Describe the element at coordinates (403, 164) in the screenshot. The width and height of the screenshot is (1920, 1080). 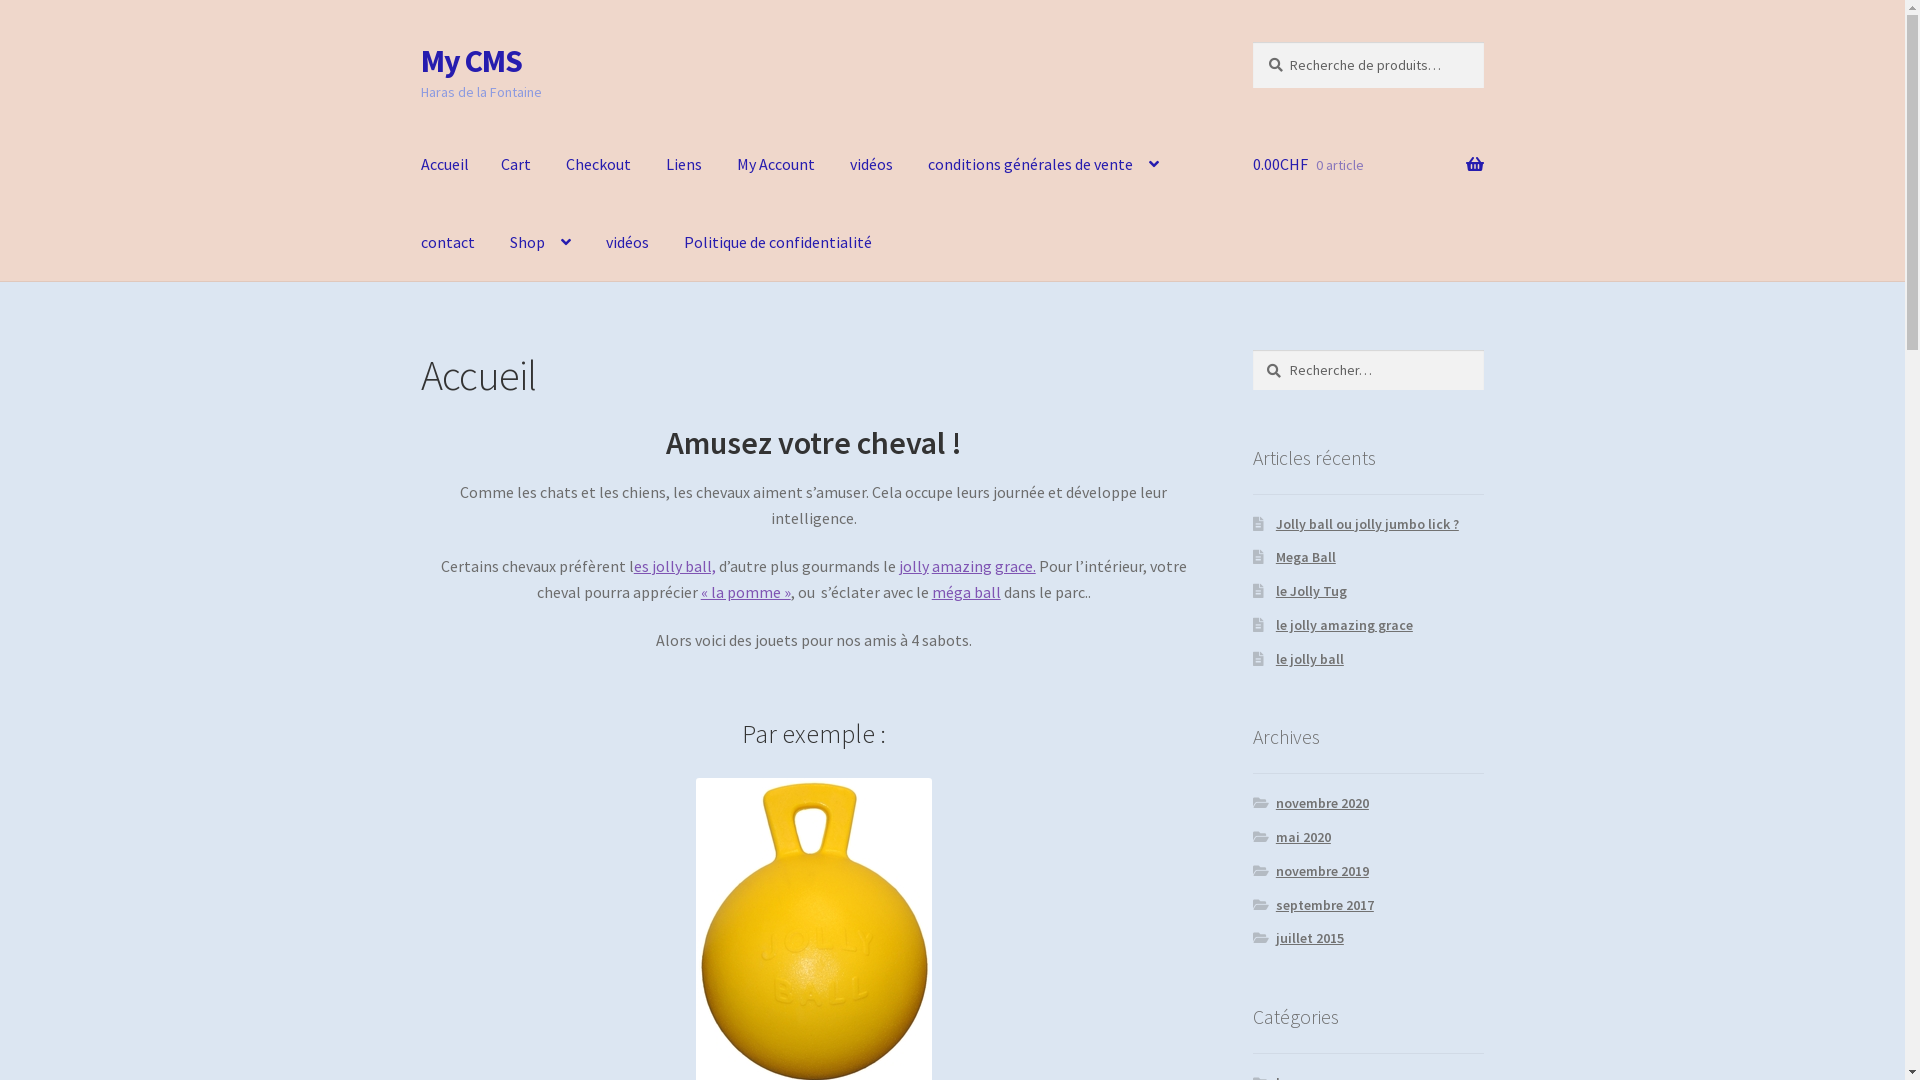
I see `'Accueil'` at that location.